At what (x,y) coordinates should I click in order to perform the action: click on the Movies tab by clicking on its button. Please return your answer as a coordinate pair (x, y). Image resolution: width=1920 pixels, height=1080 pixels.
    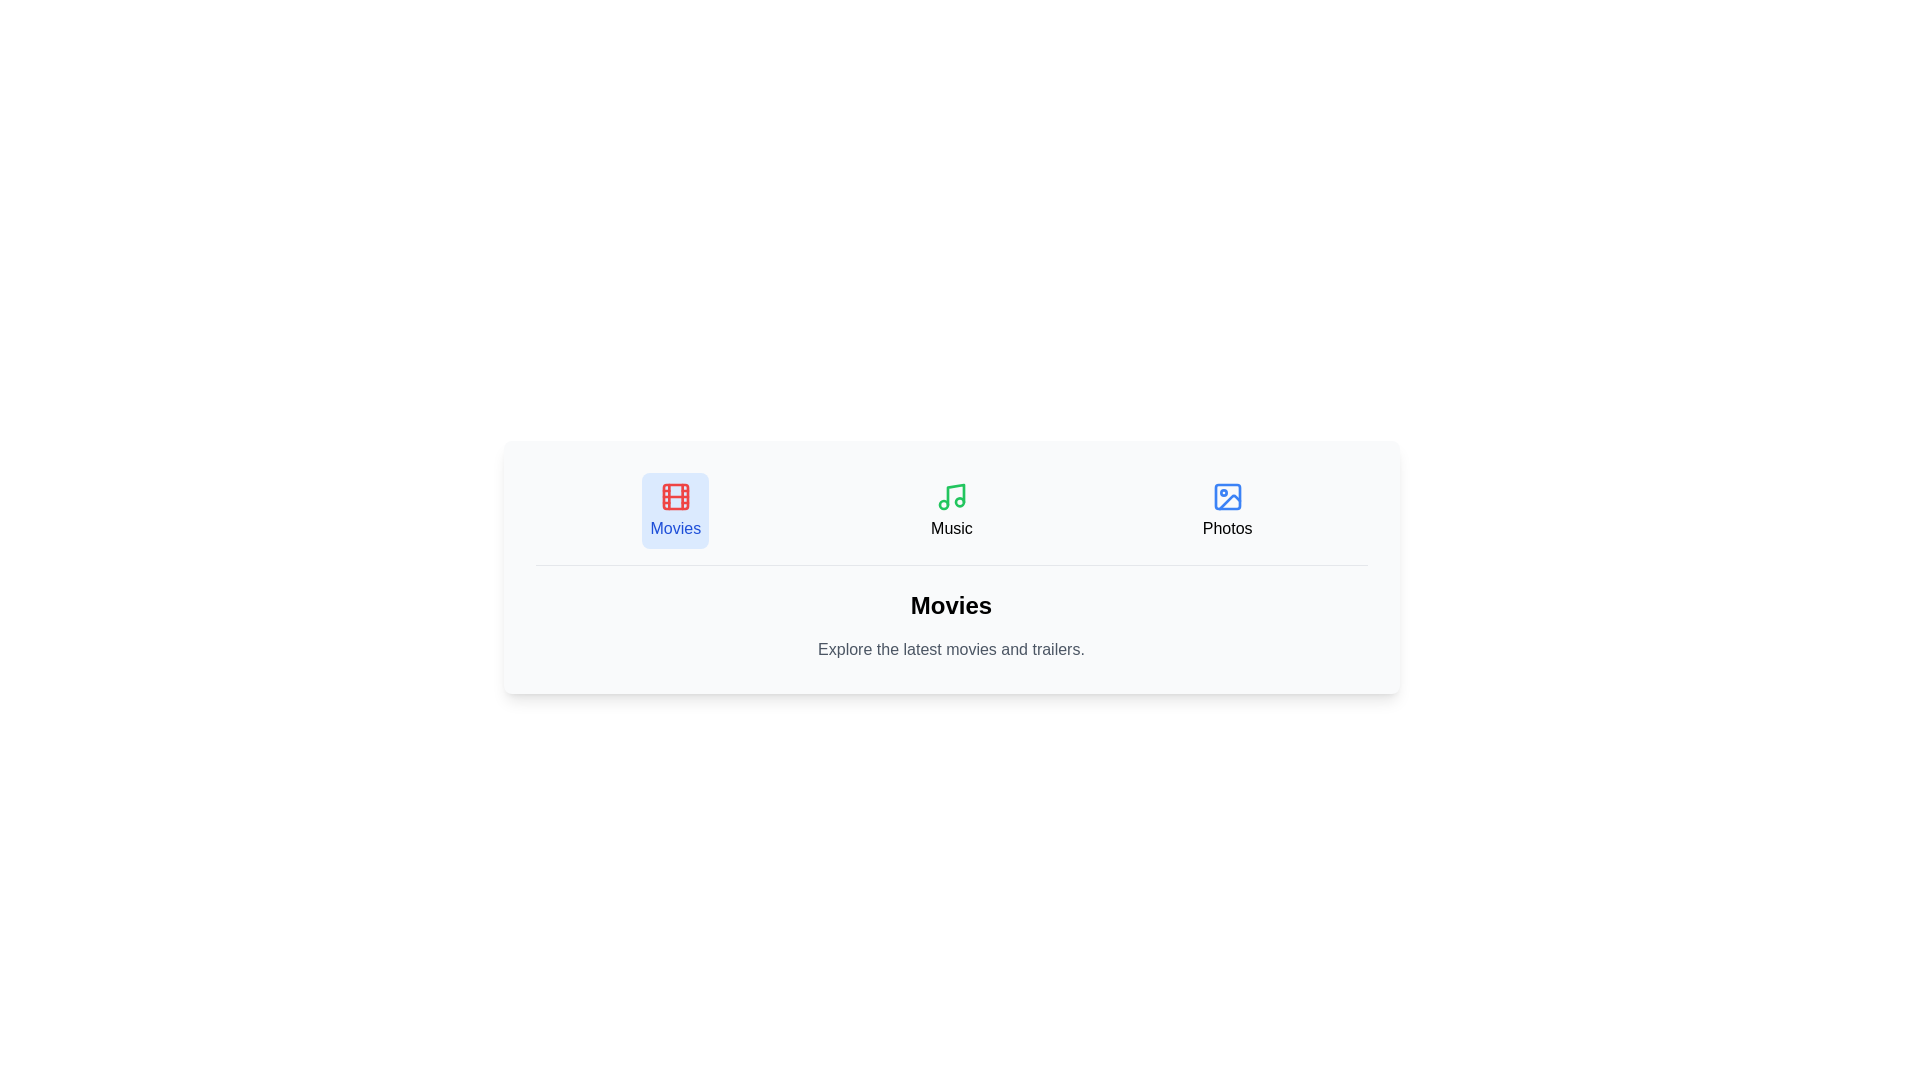
    Looking at the image, I should click on (675, 509).